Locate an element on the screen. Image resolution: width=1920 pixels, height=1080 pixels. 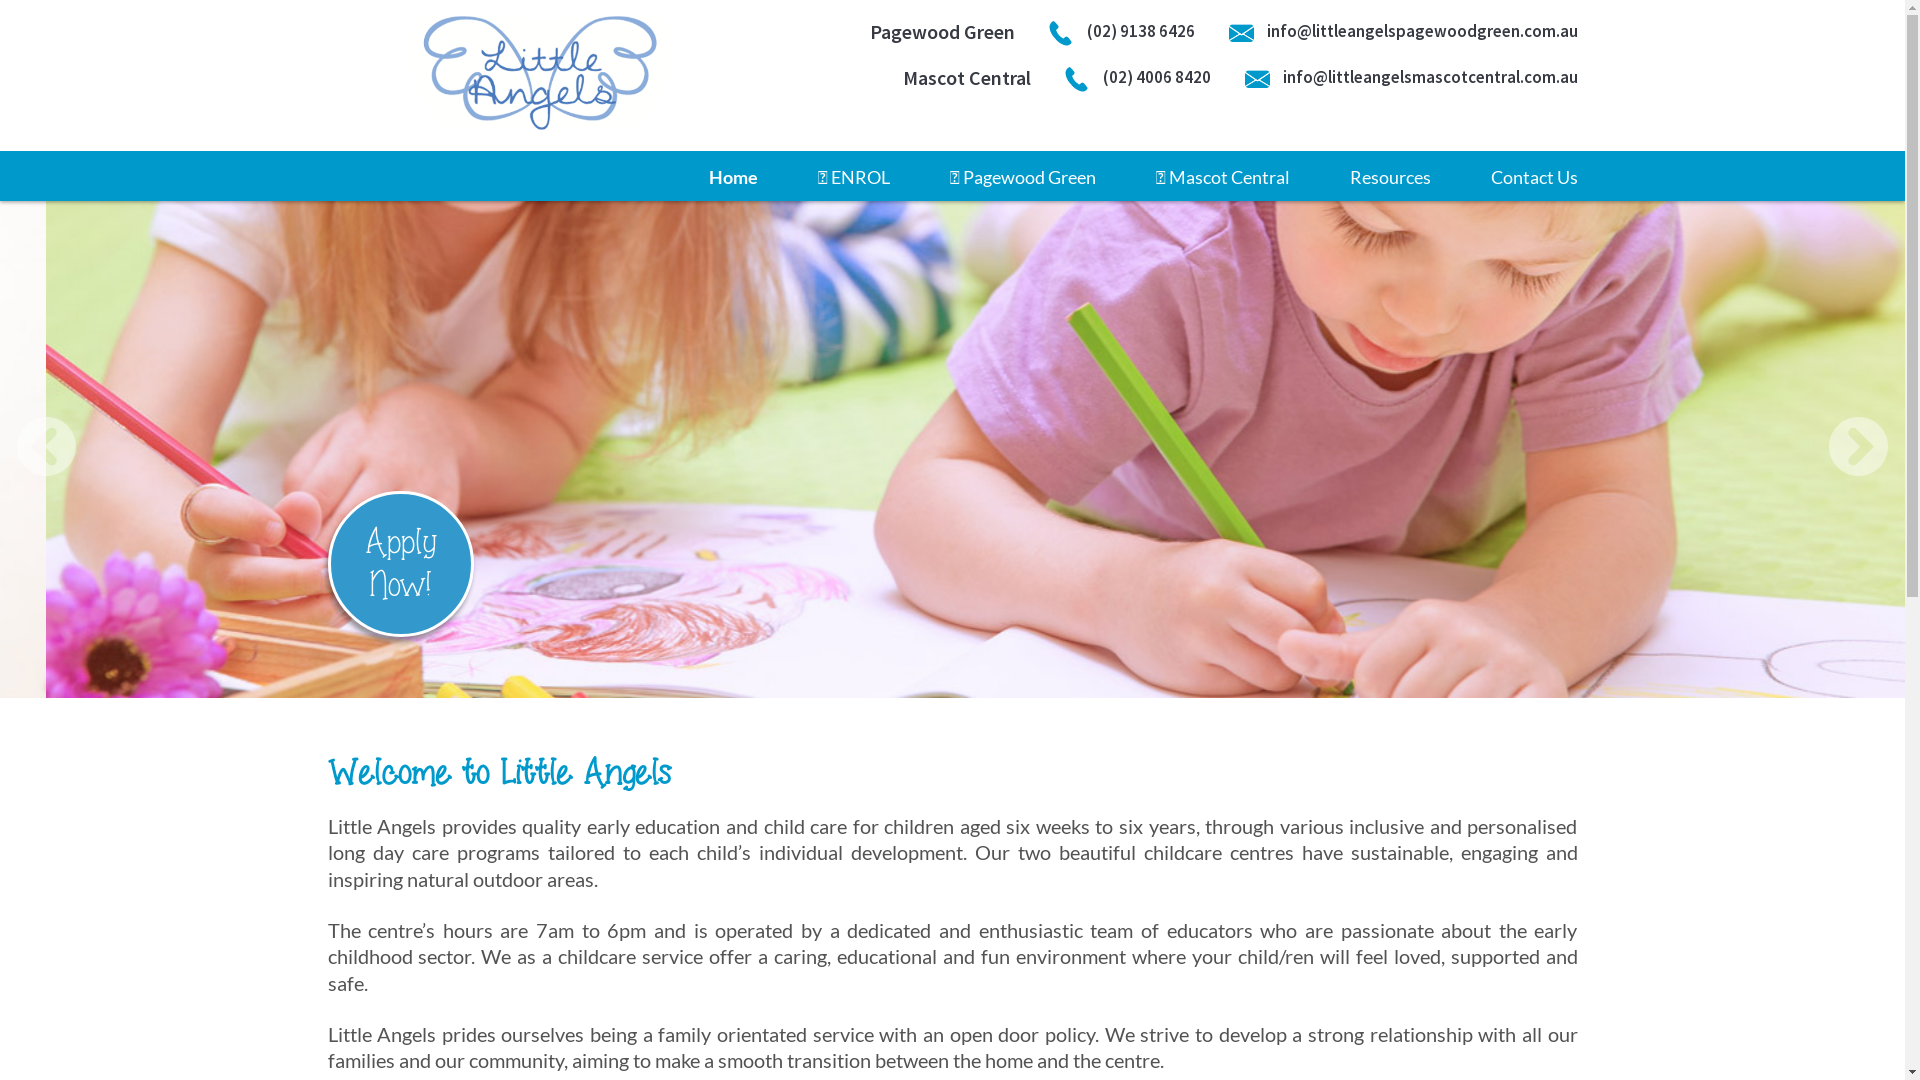
'Contact Us' is located at coordinates (1532, 176).